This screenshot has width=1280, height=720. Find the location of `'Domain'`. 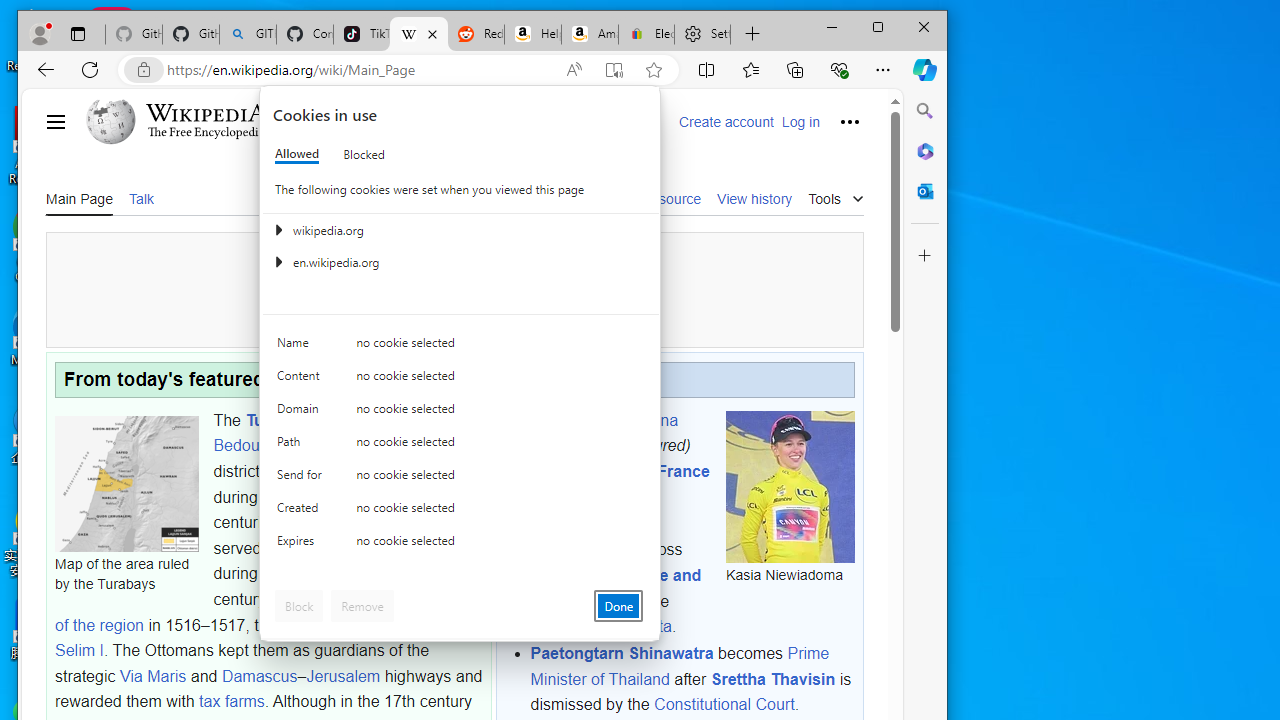

'Domain' is located at coordinates (301, 412).